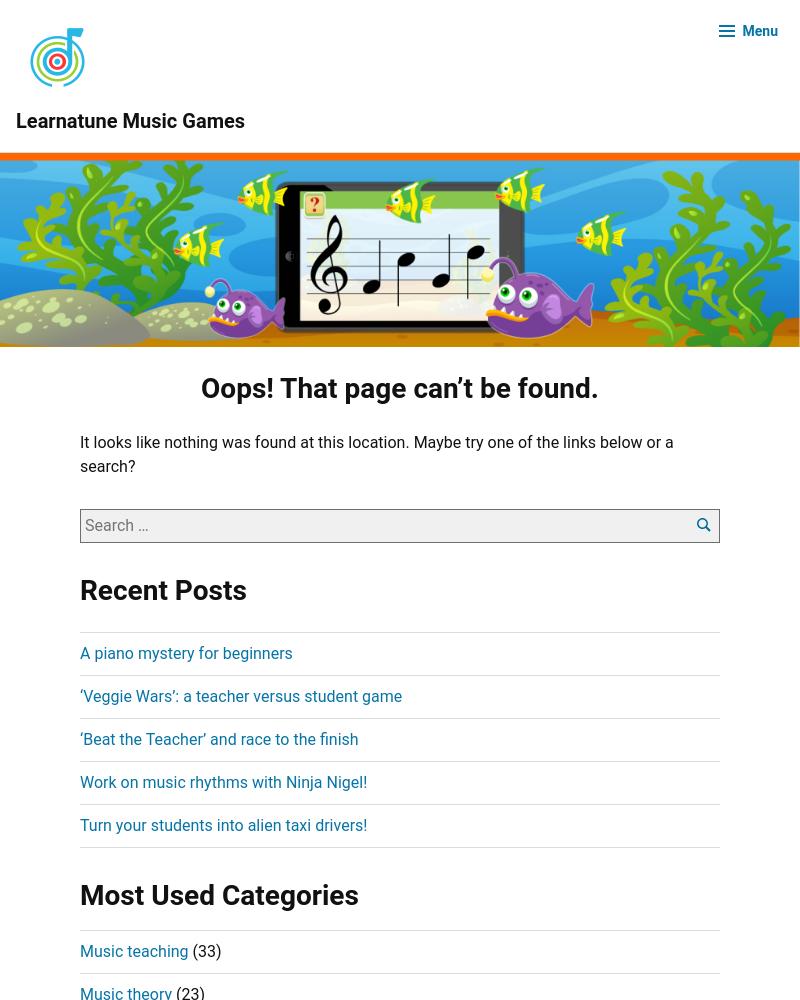  What do you see at coordinates (185, 653) in the screenshot?
I see `'A piano mystery for beginners'` at bounding box center [185, 653].